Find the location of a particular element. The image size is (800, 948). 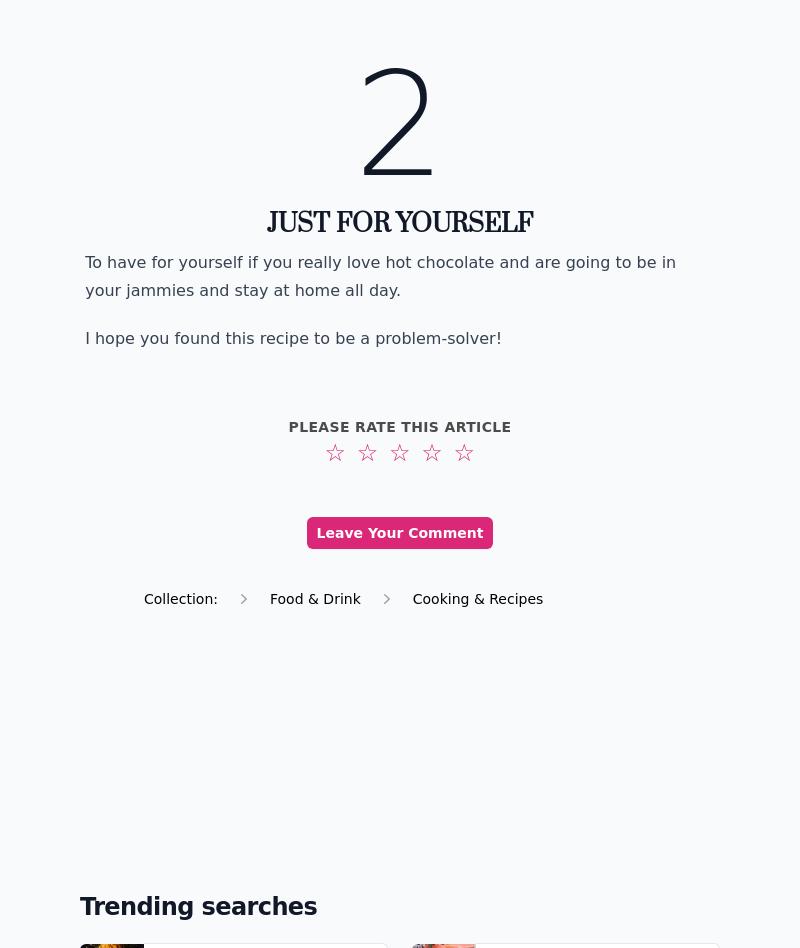

'I hope you found this recipe to be a problem-solver!' is located at coordinates (293, 337).